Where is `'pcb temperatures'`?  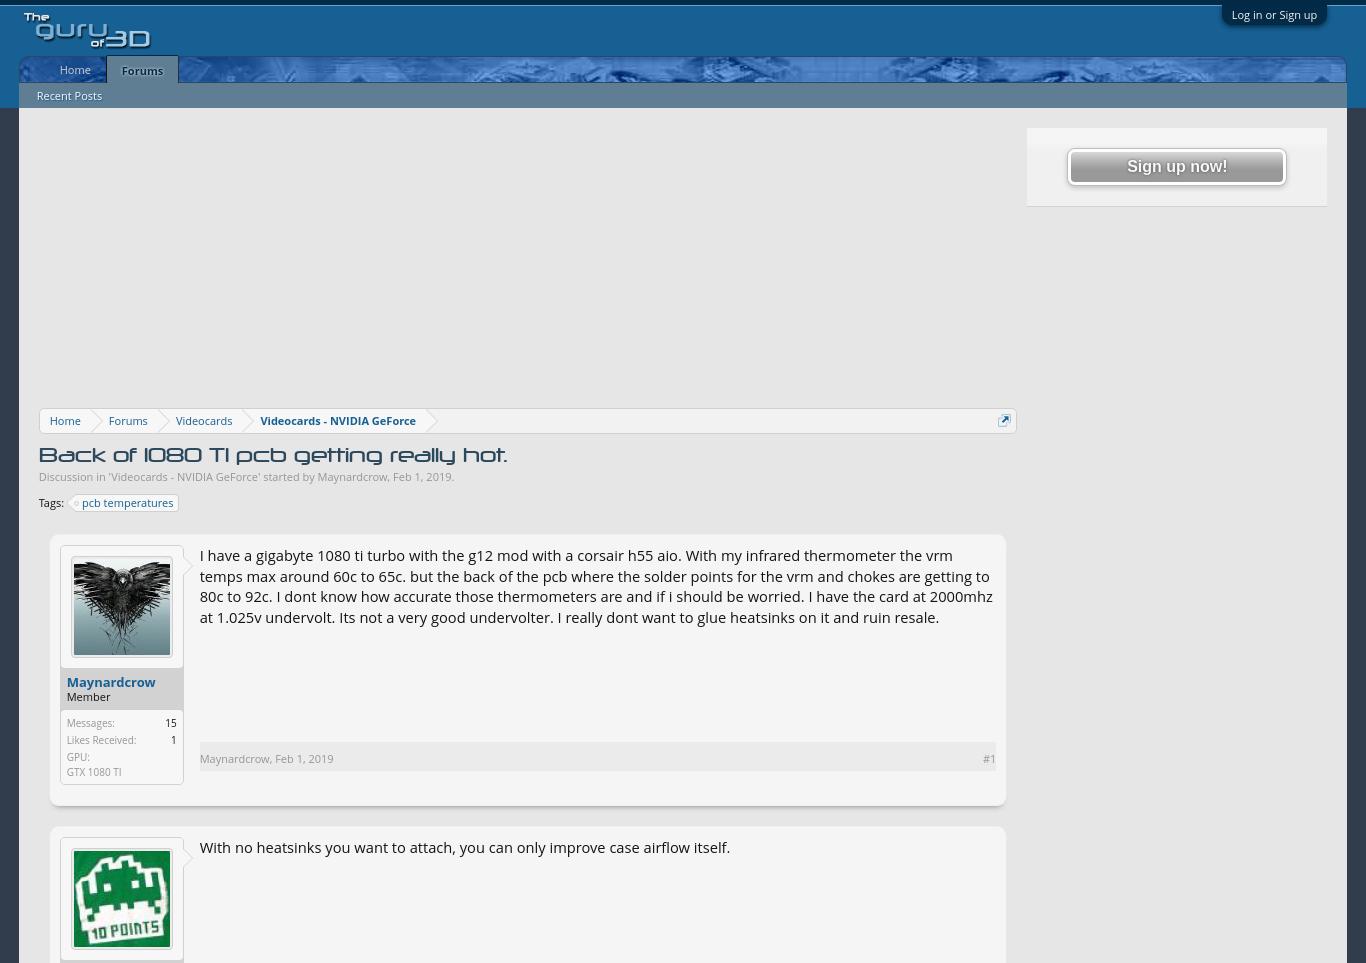
'pcb temperatures' is located at coordinates (126, 501).